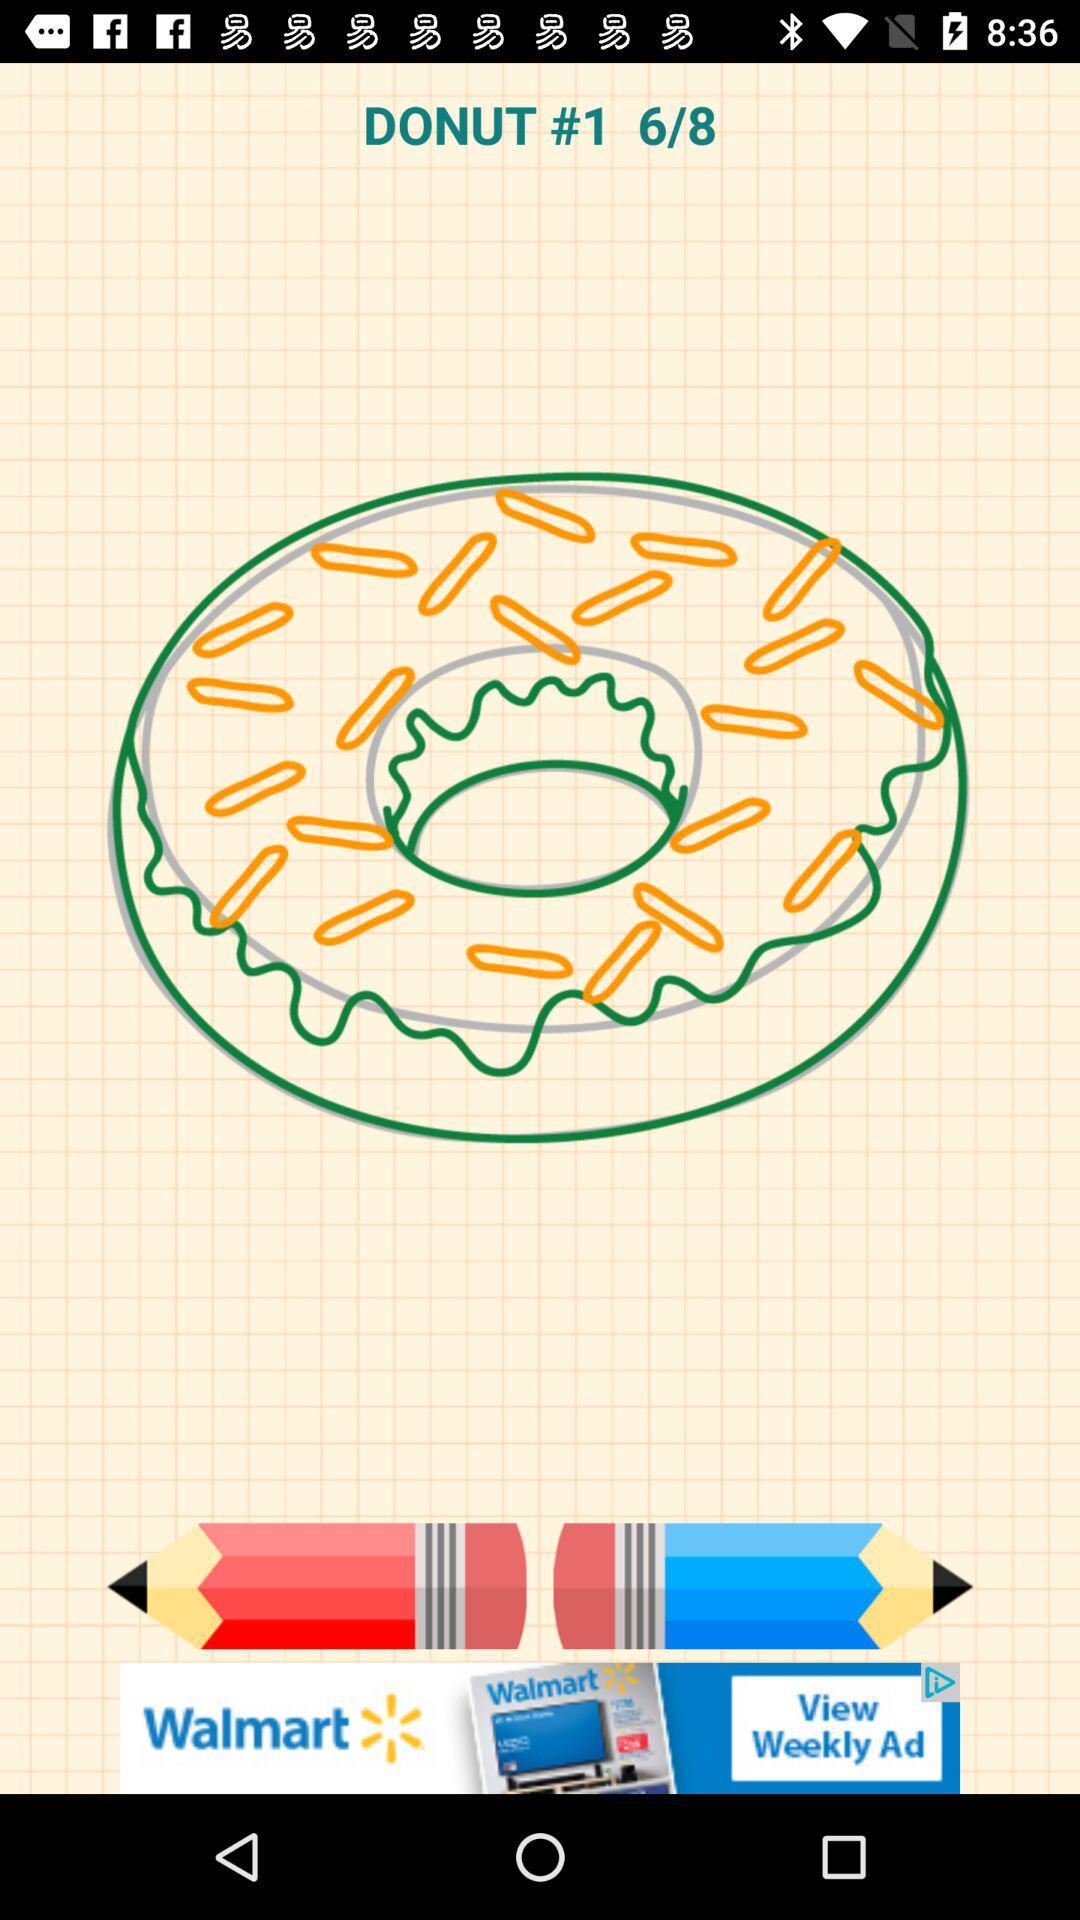 The height and width of the screenshot is (1920, 1080). I want to click on come back, so click(315, 1585).